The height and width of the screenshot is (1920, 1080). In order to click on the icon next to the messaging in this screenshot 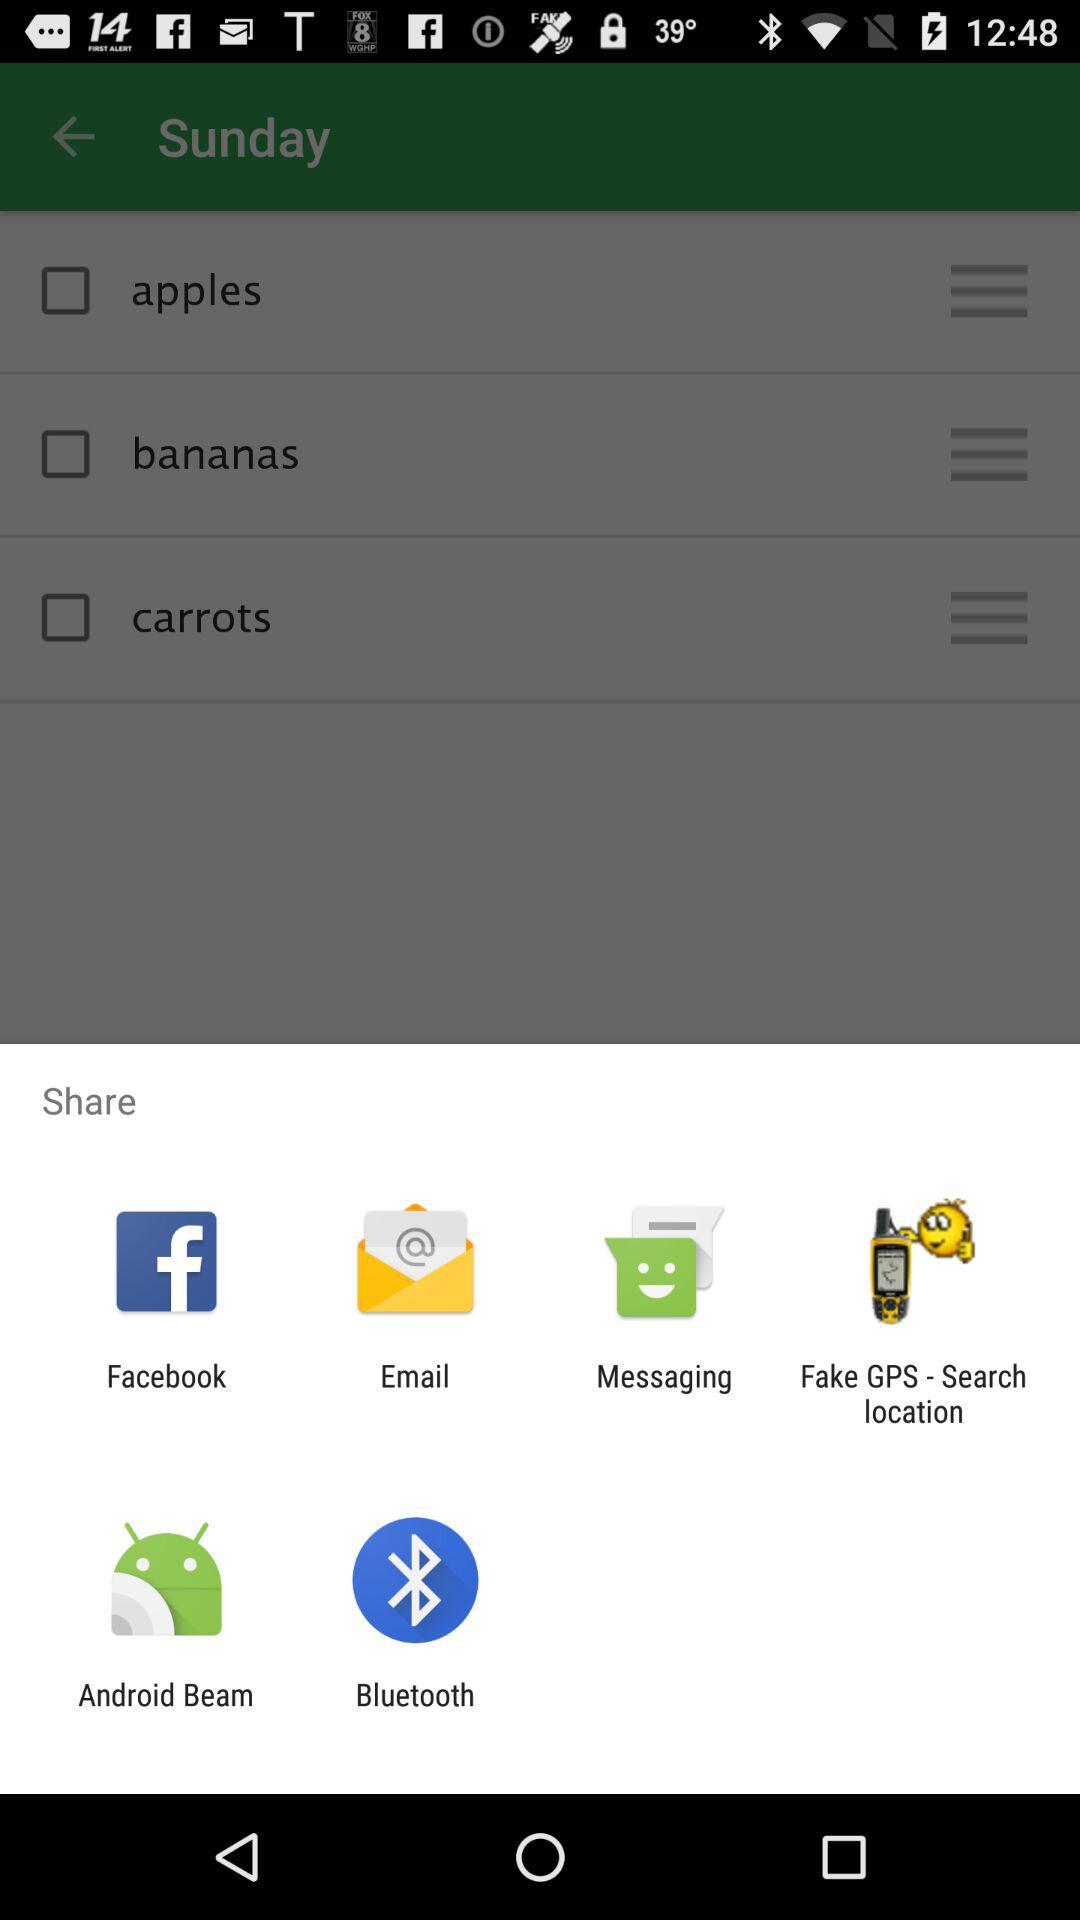, I will do `click(414, 1392)`.